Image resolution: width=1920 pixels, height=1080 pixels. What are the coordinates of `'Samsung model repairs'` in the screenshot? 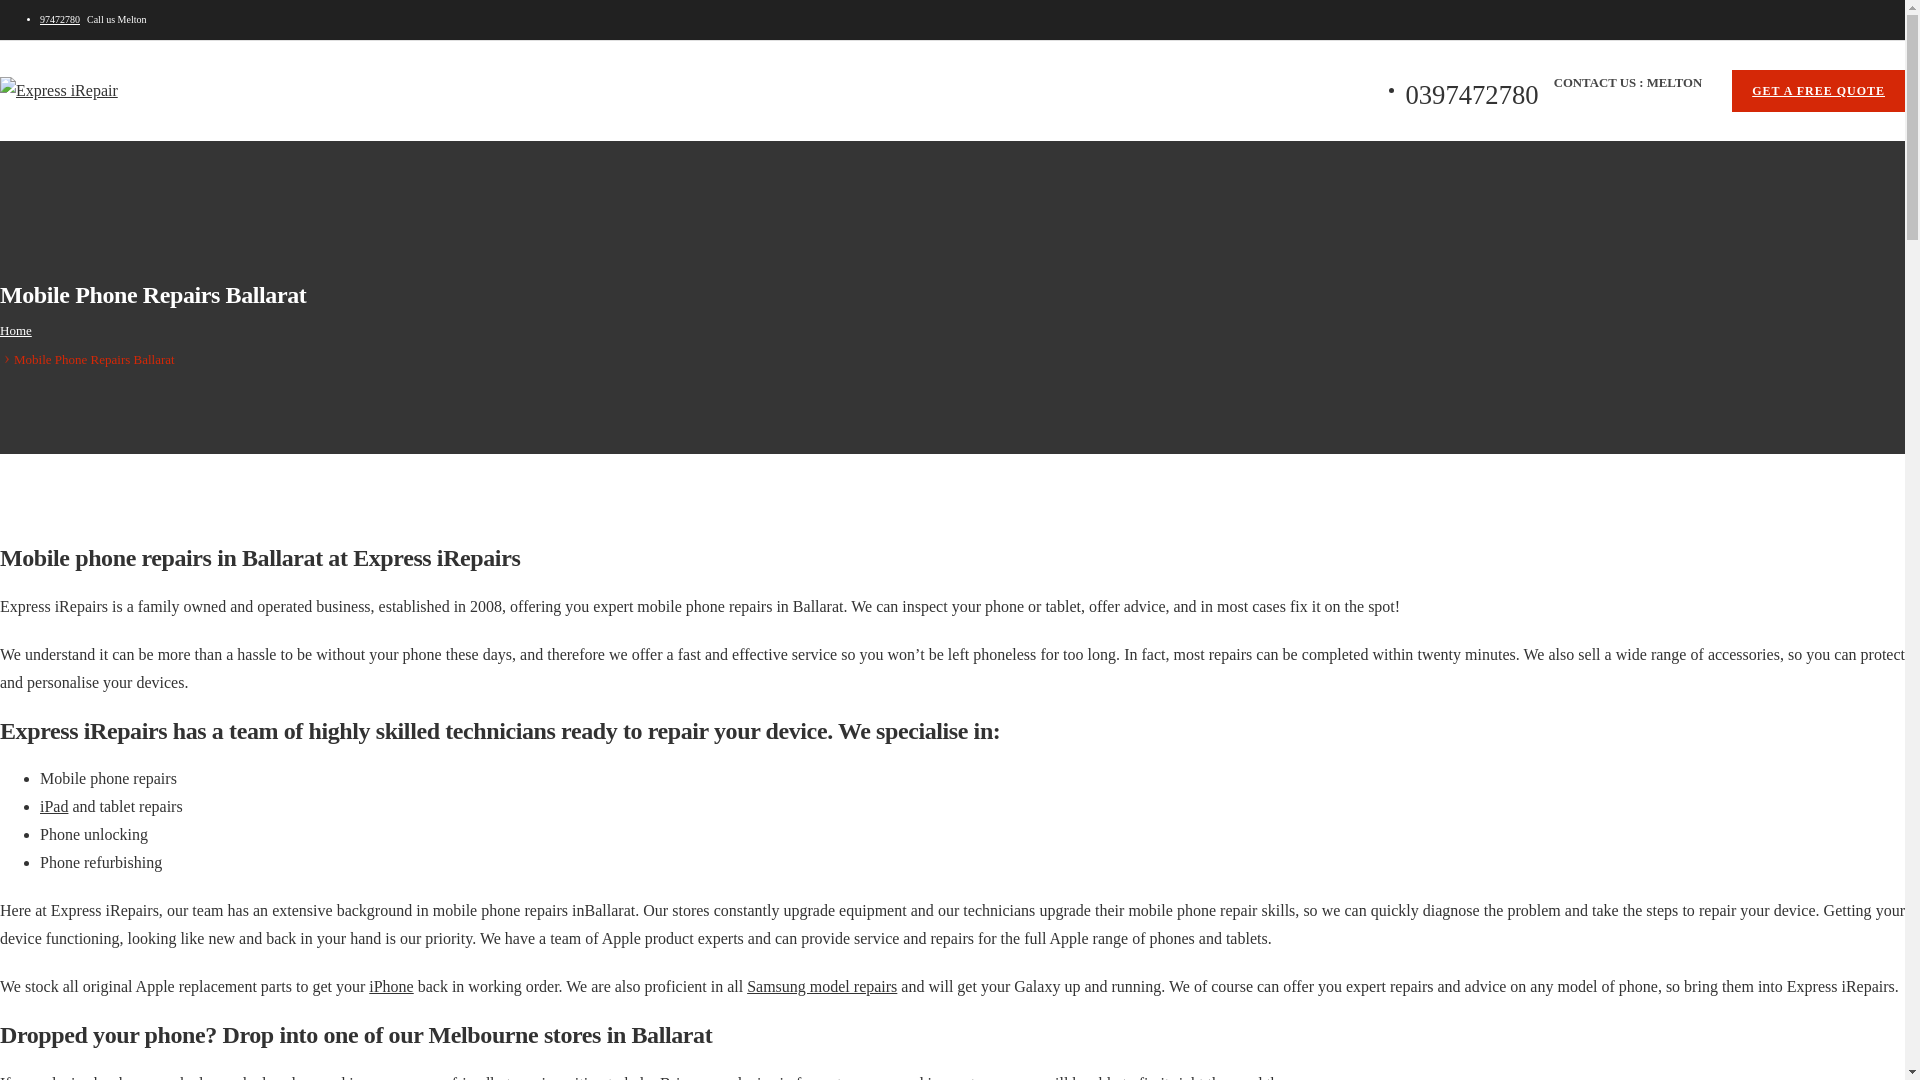 It's located at (821, 985).